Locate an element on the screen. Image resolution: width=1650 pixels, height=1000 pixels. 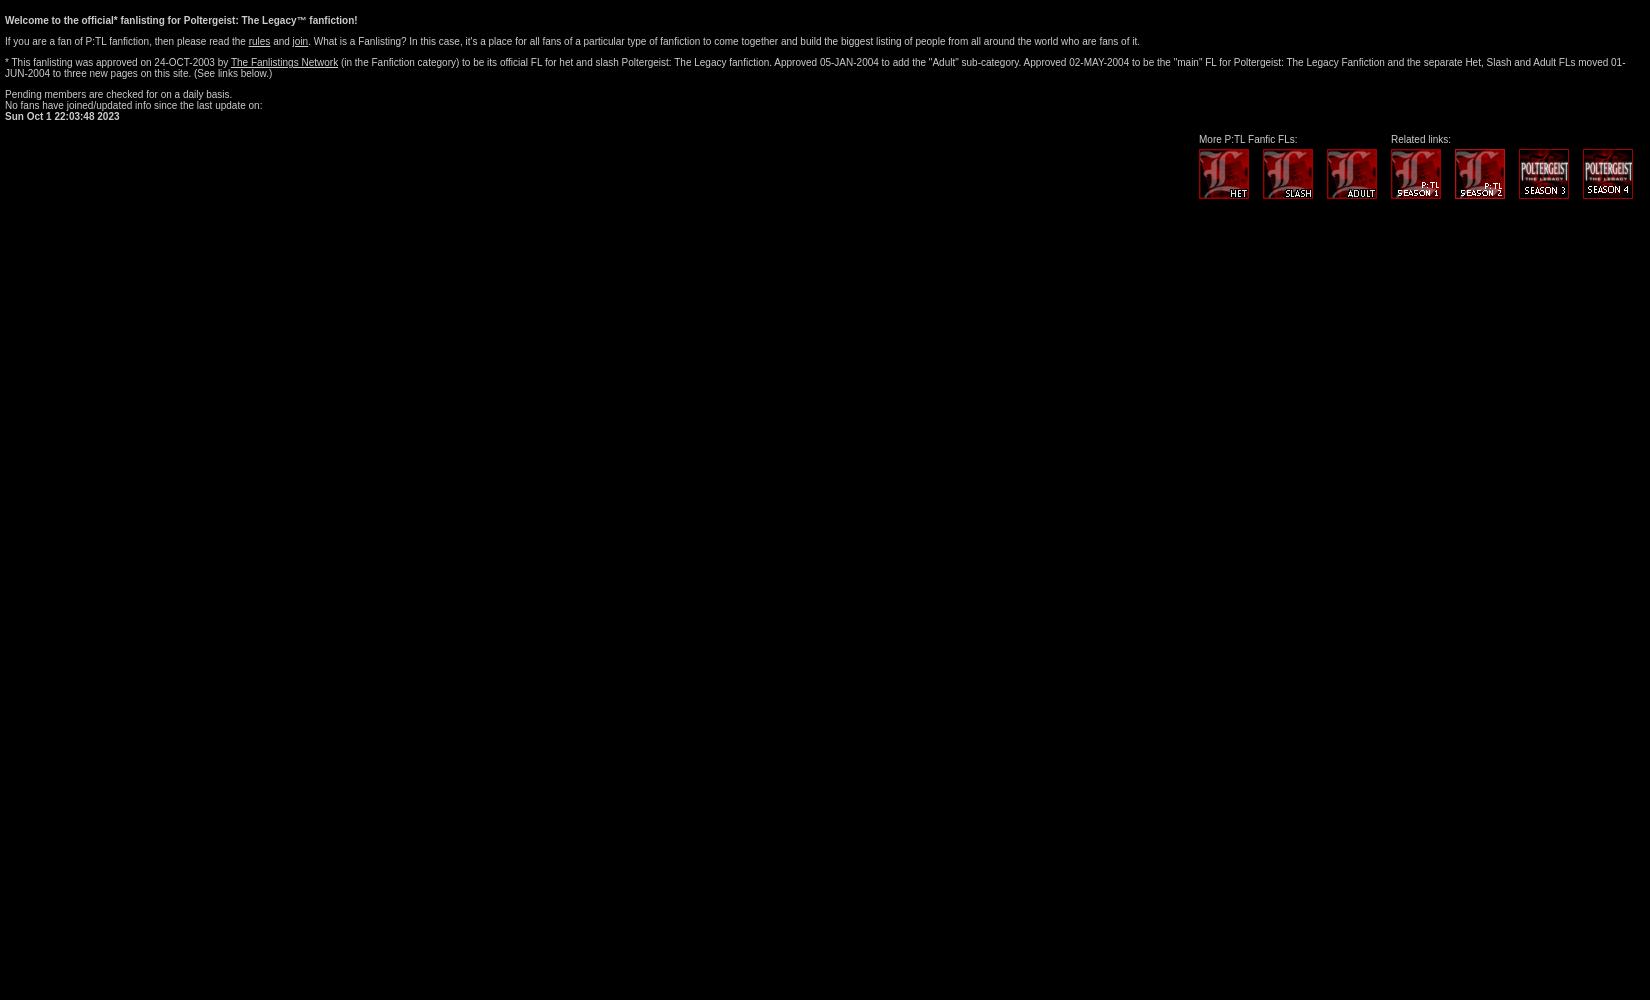
'The 
        Fanlistings Network' is located at coordinates (283, 62).